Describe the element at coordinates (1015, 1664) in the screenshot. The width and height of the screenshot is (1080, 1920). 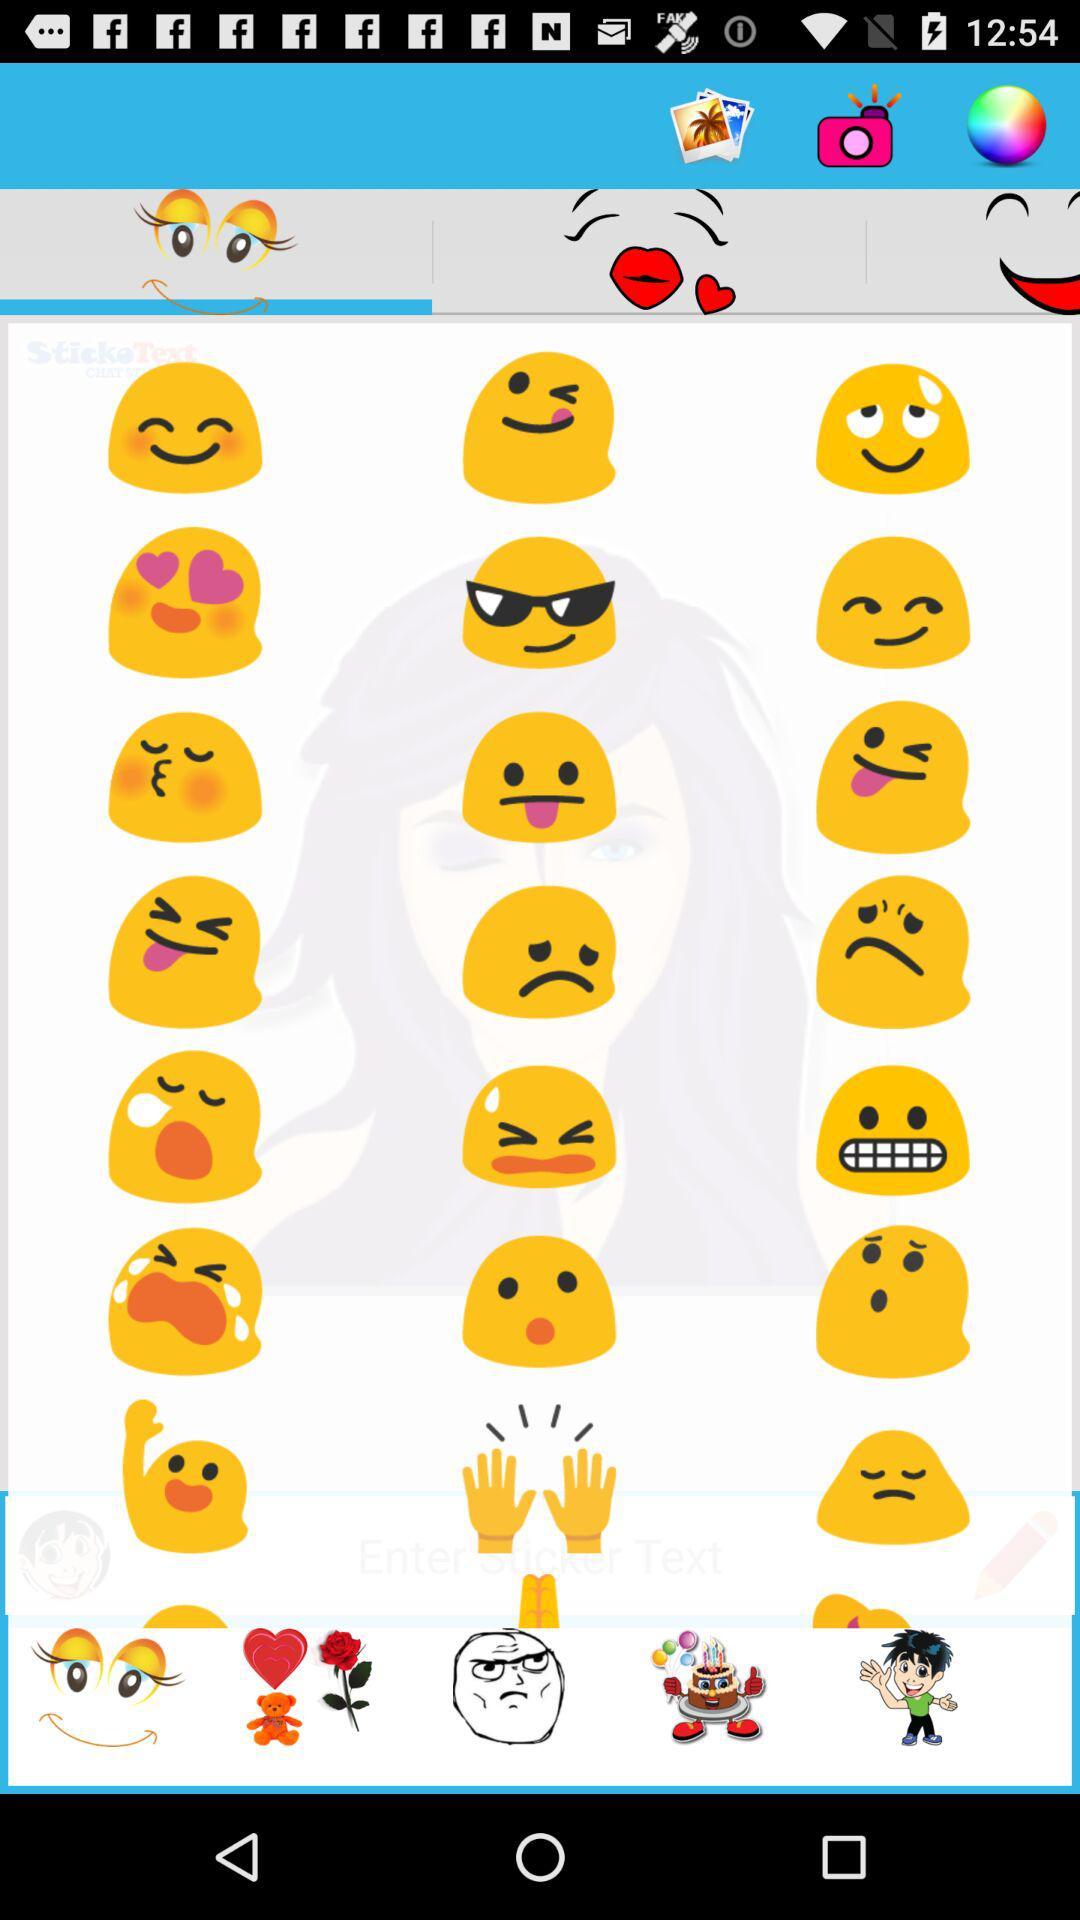
I see `the edit icon` at that location.